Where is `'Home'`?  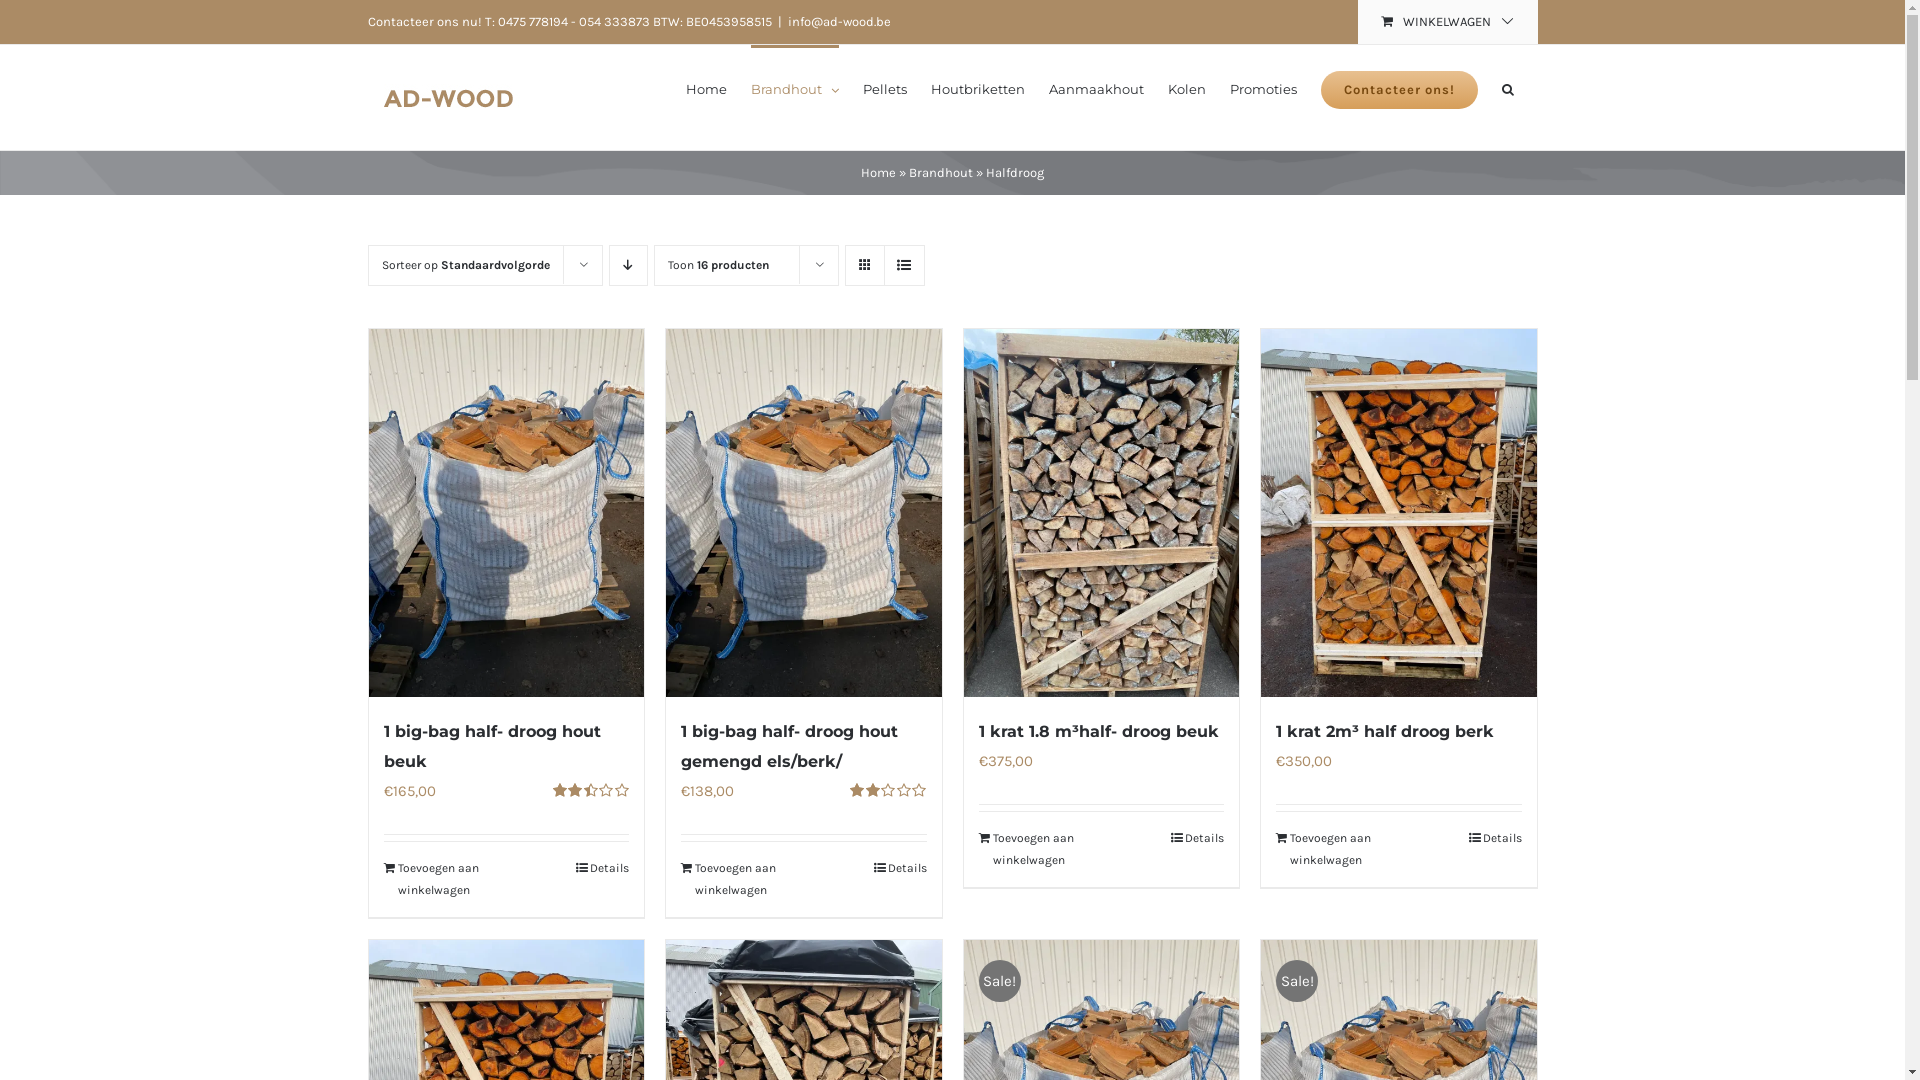
'Home' is located at coordinates (878, 171).